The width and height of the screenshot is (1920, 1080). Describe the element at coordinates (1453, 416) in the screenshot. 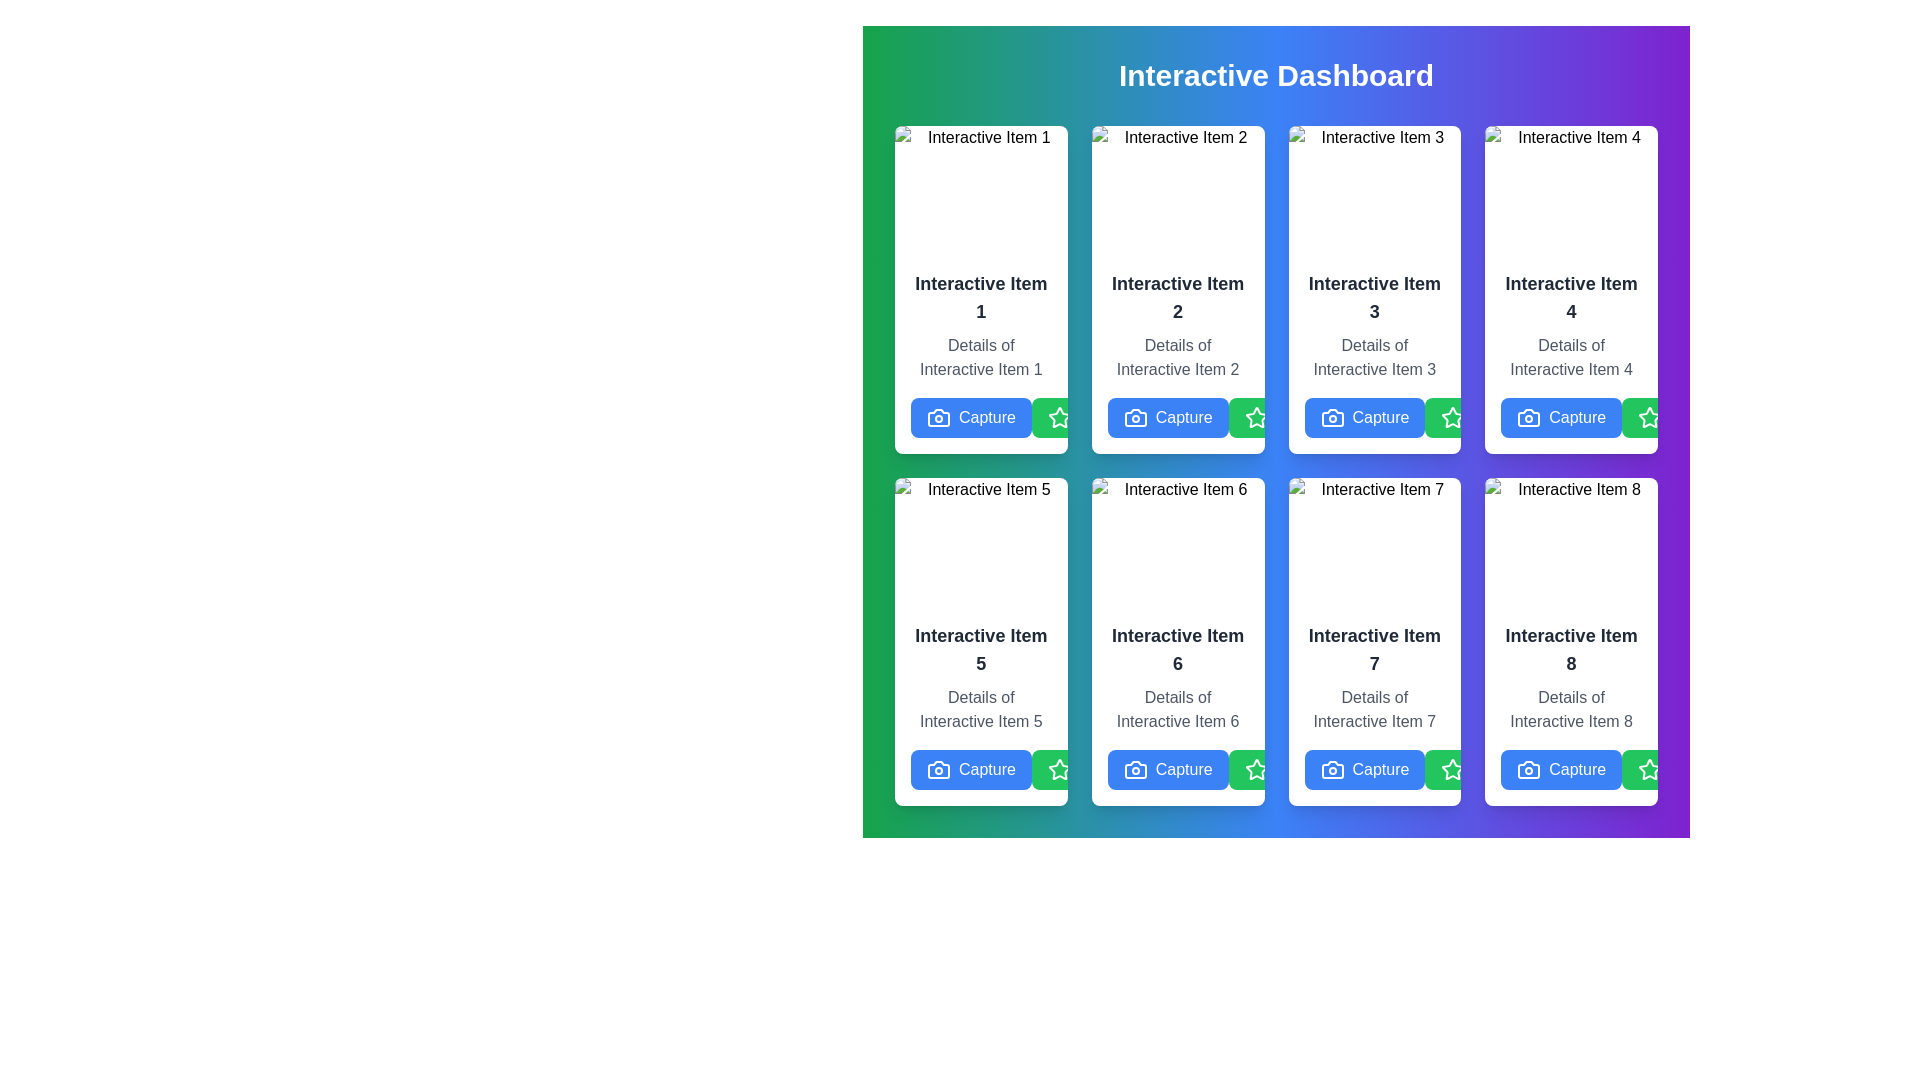

I see `the star icon with a green fill and white outline located to the left of the 'Favorite' button to mark the item as a favorite` at that location.